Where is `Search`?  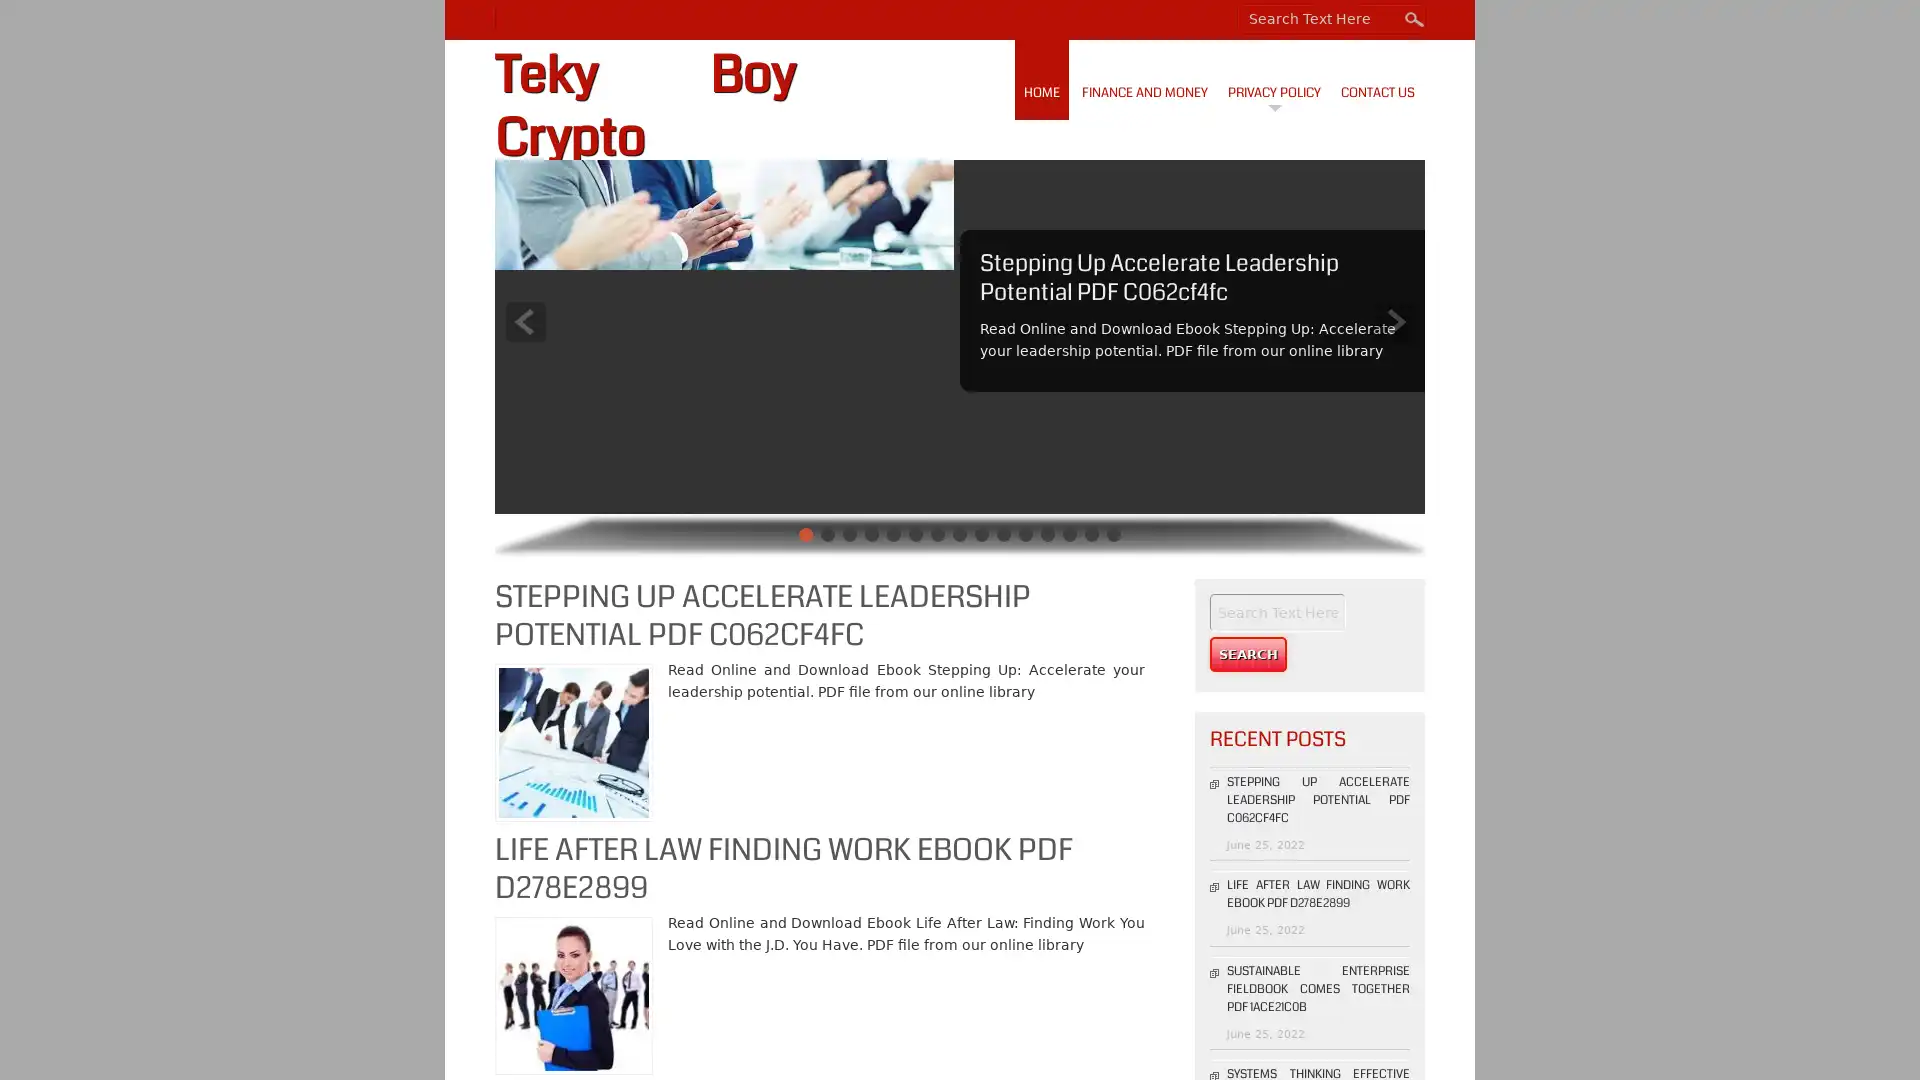
Search is located at coordinates (1247, 654).